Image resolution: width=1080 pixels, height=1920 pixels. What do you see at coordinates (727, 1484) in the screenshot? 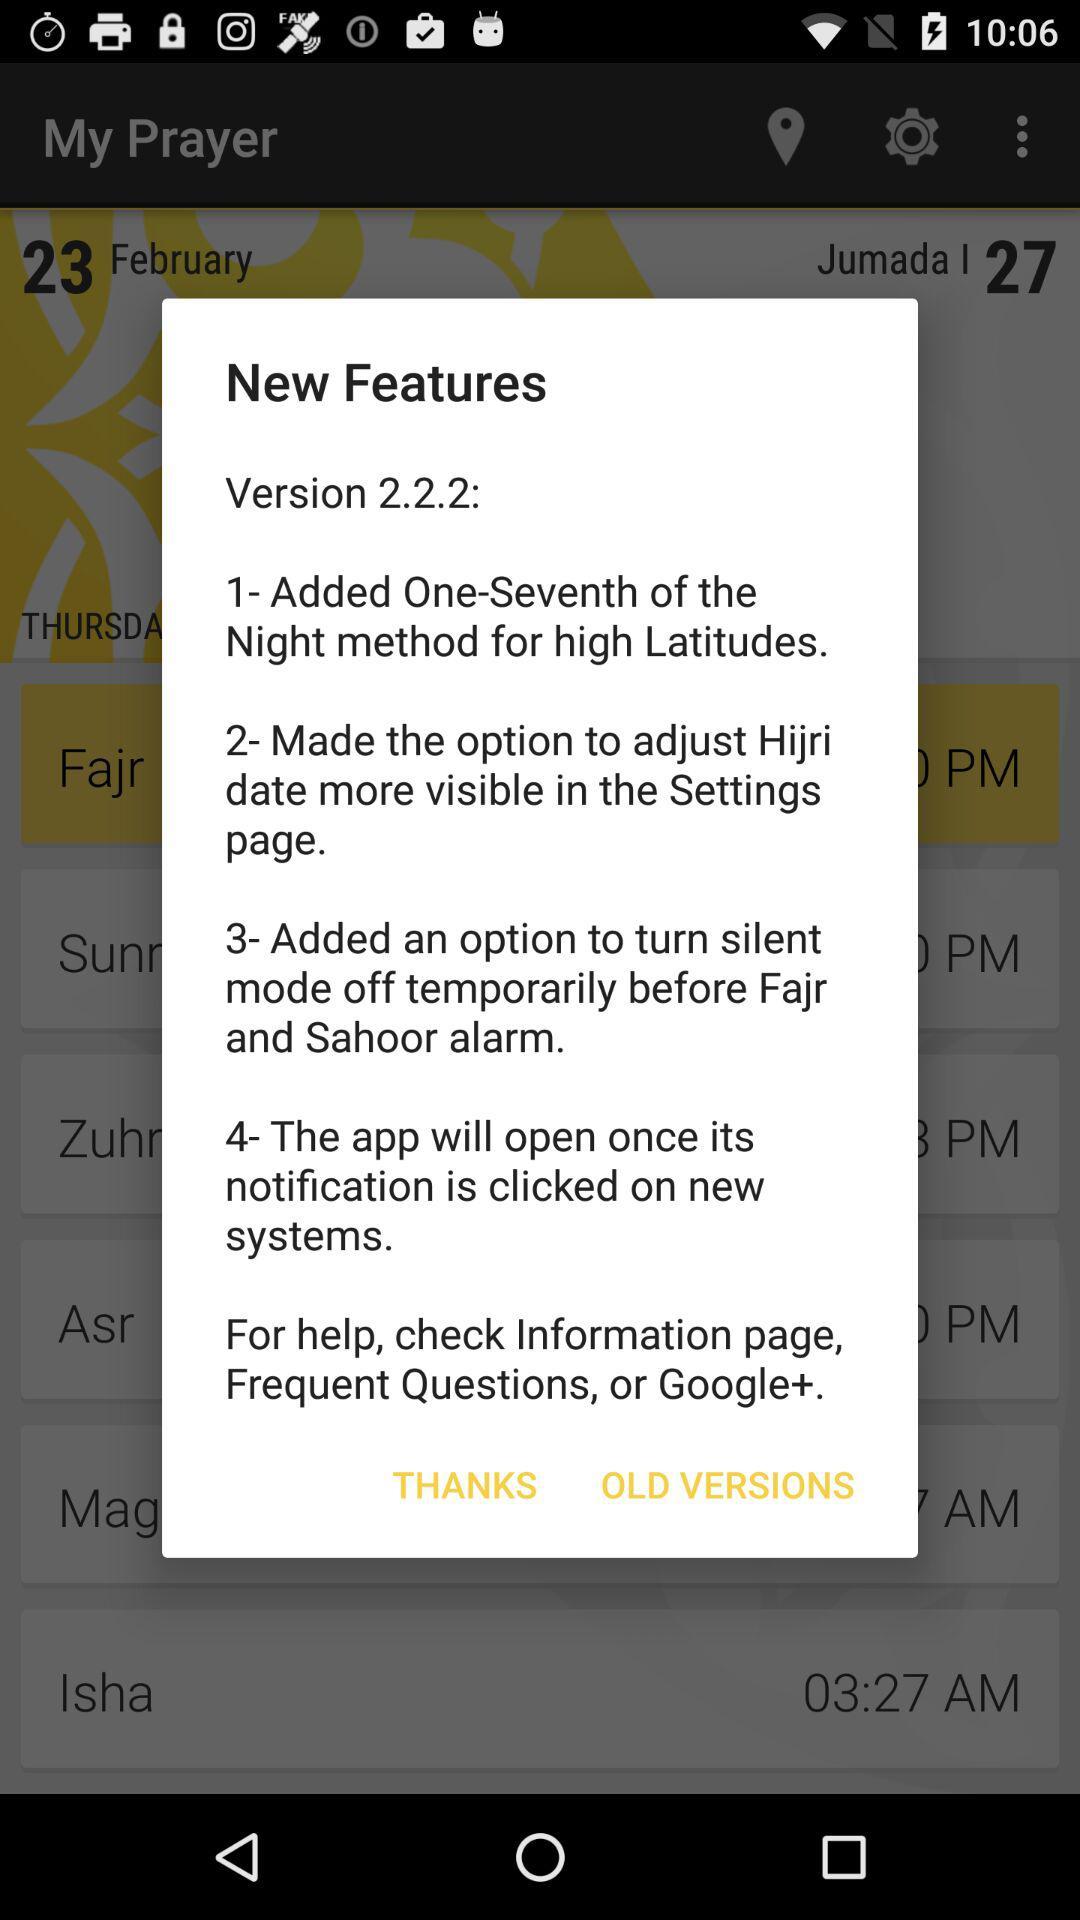
I see `the old versions icon` at bounding box center [727, 1484].